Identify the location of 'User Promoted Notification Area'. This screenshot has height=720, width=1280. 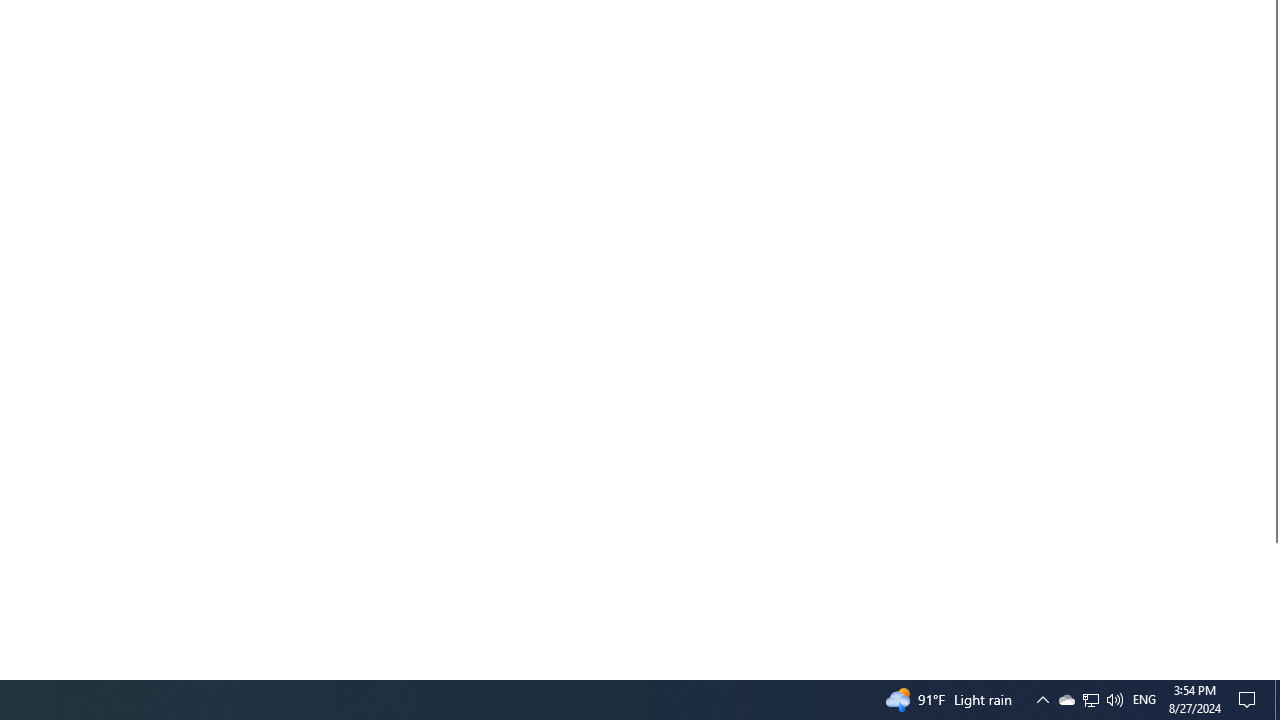
(1089, 698).